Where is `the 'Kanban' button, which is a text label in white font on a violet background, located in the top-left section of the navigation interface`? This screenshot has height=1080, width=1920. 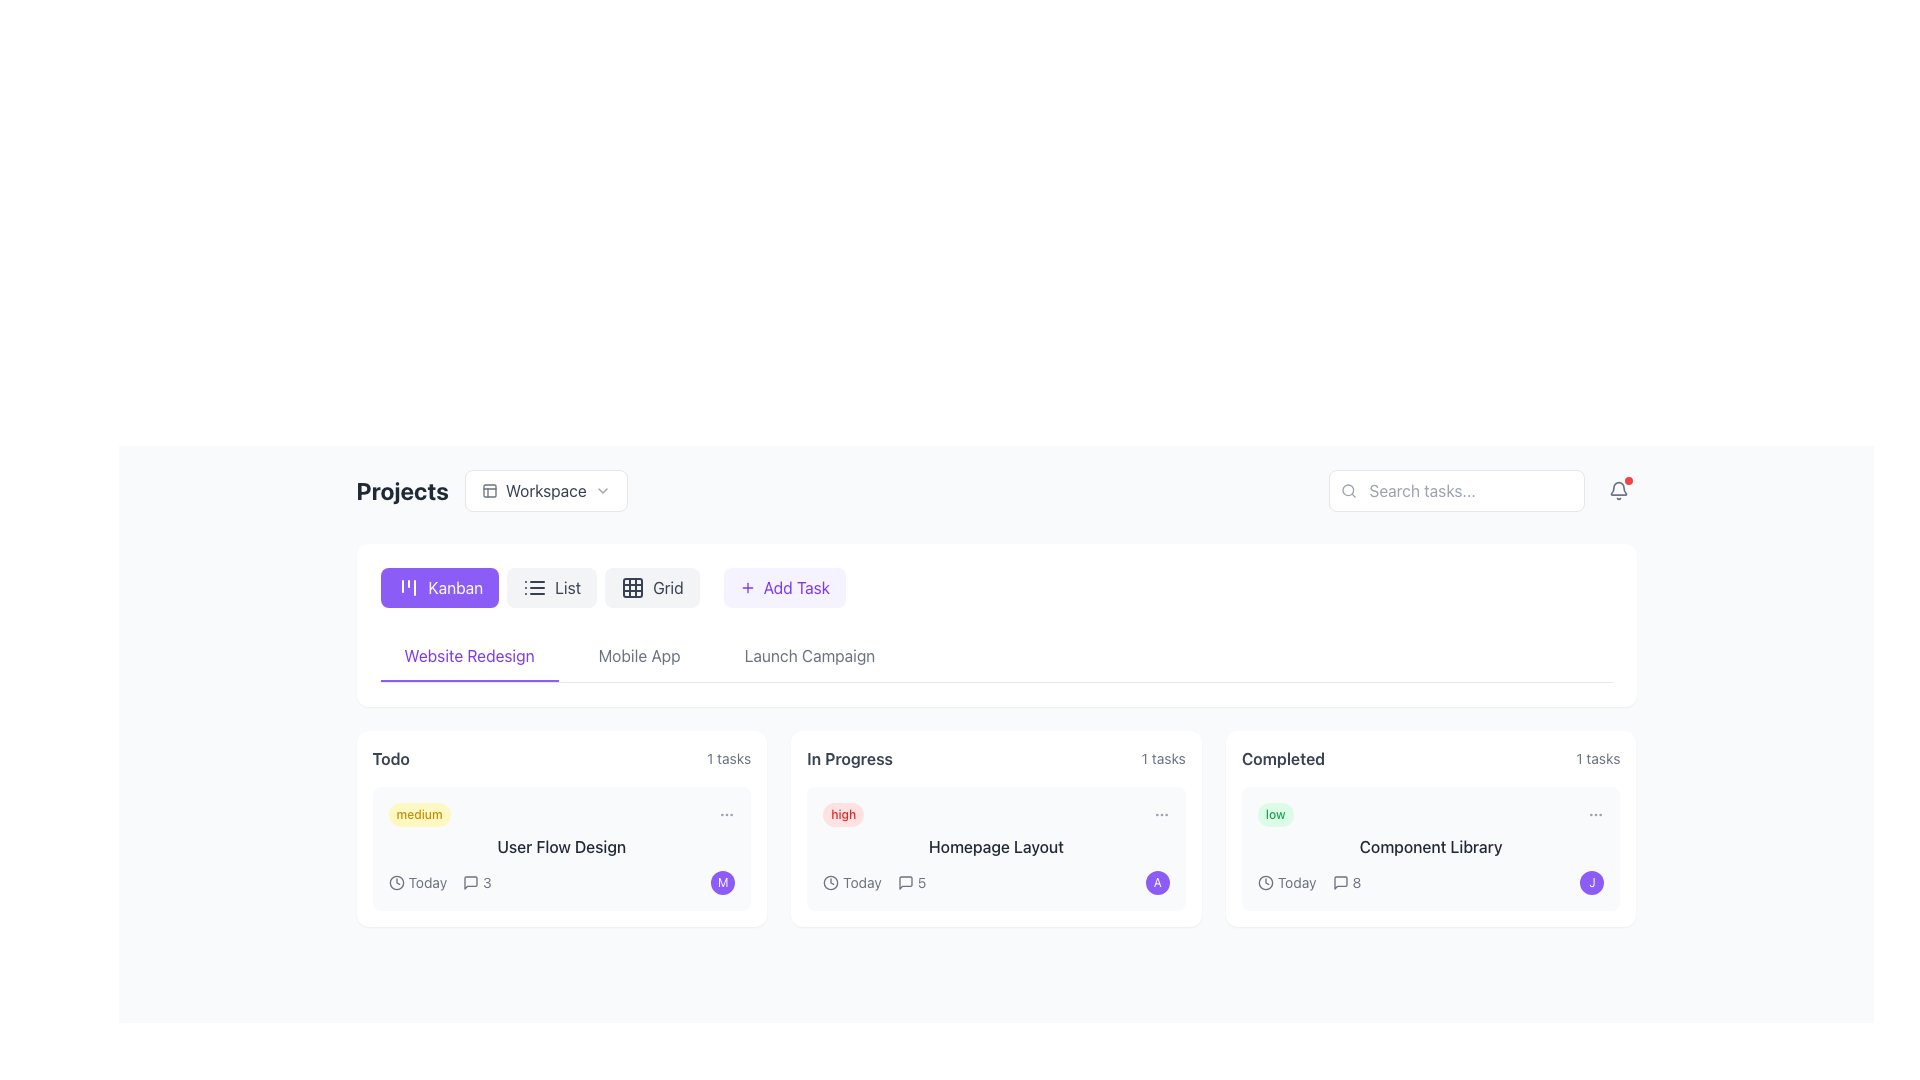 the 'Kanban' button, which is a text label in white font on a violet background, located in the top-left section of the navigation interface is located at coordinates (454, 586).